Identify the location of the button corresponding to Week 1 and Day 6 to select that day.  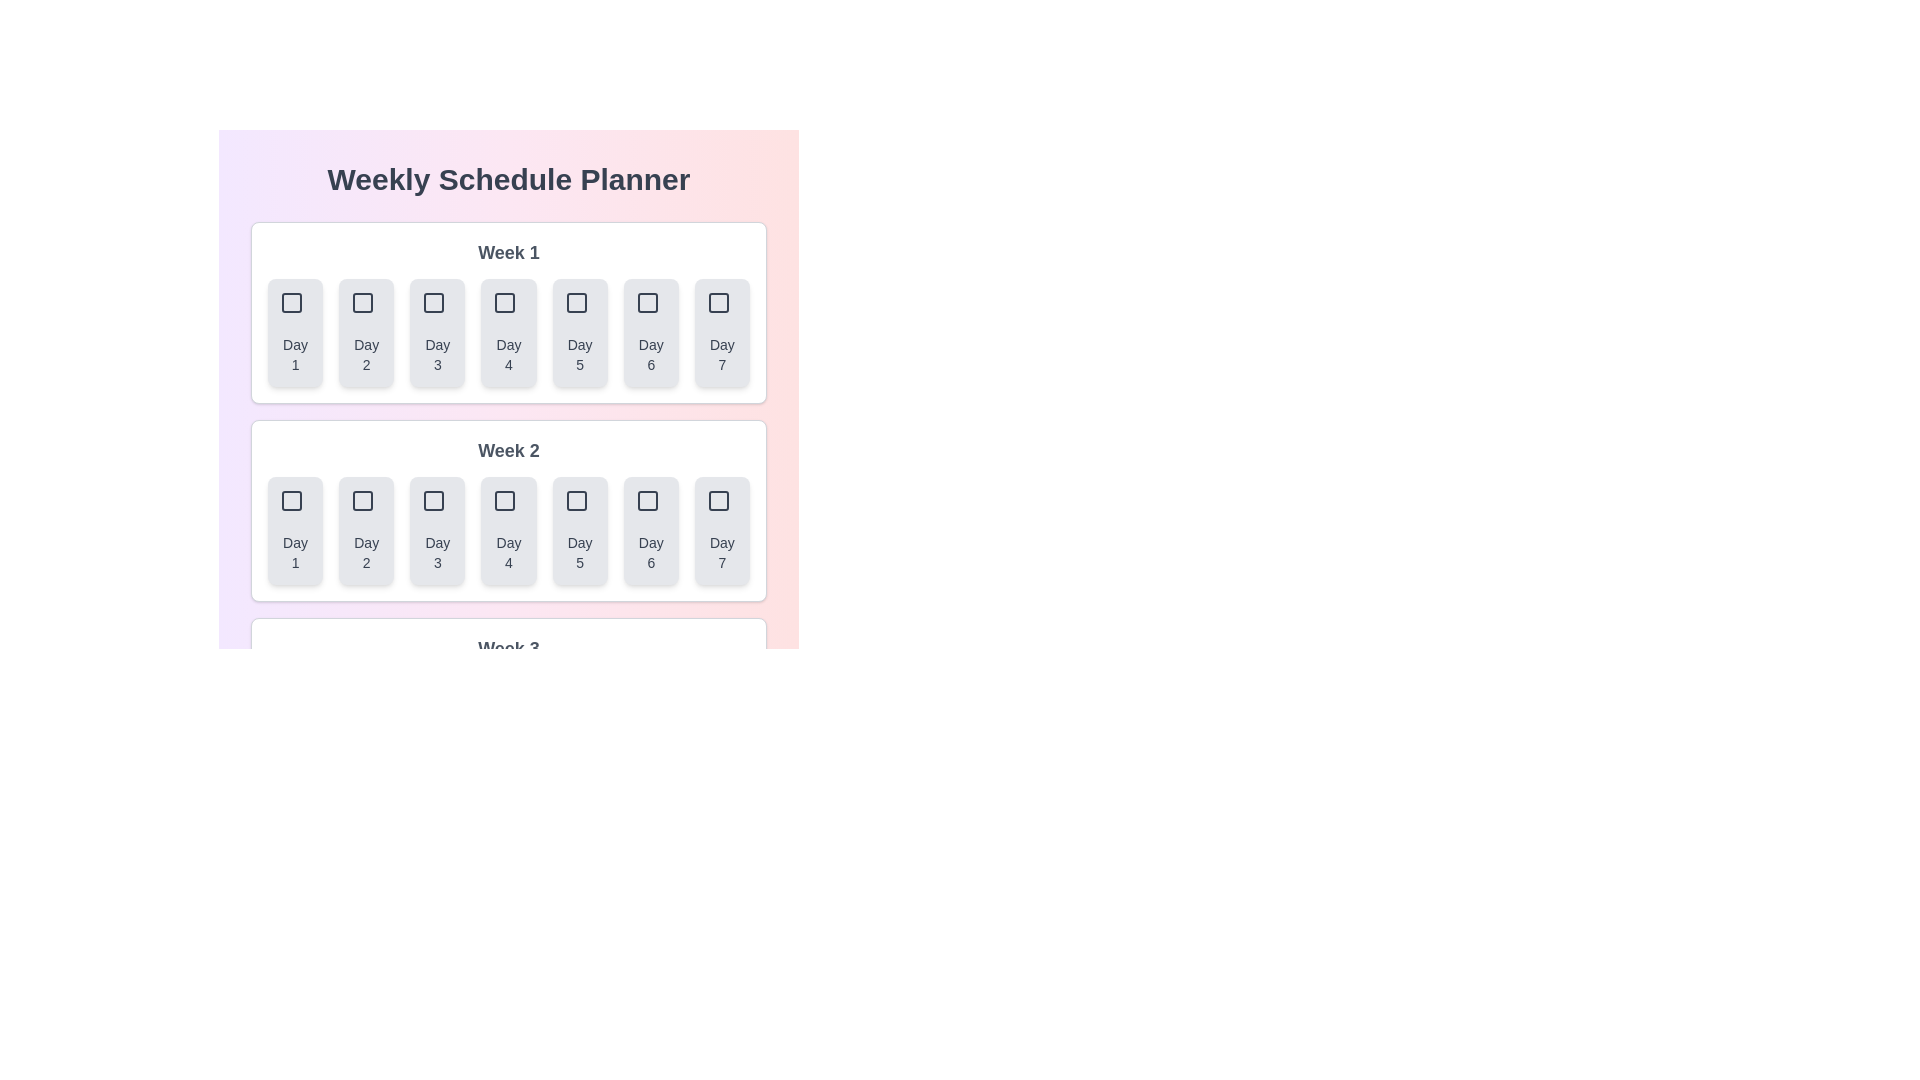
(651, 331).